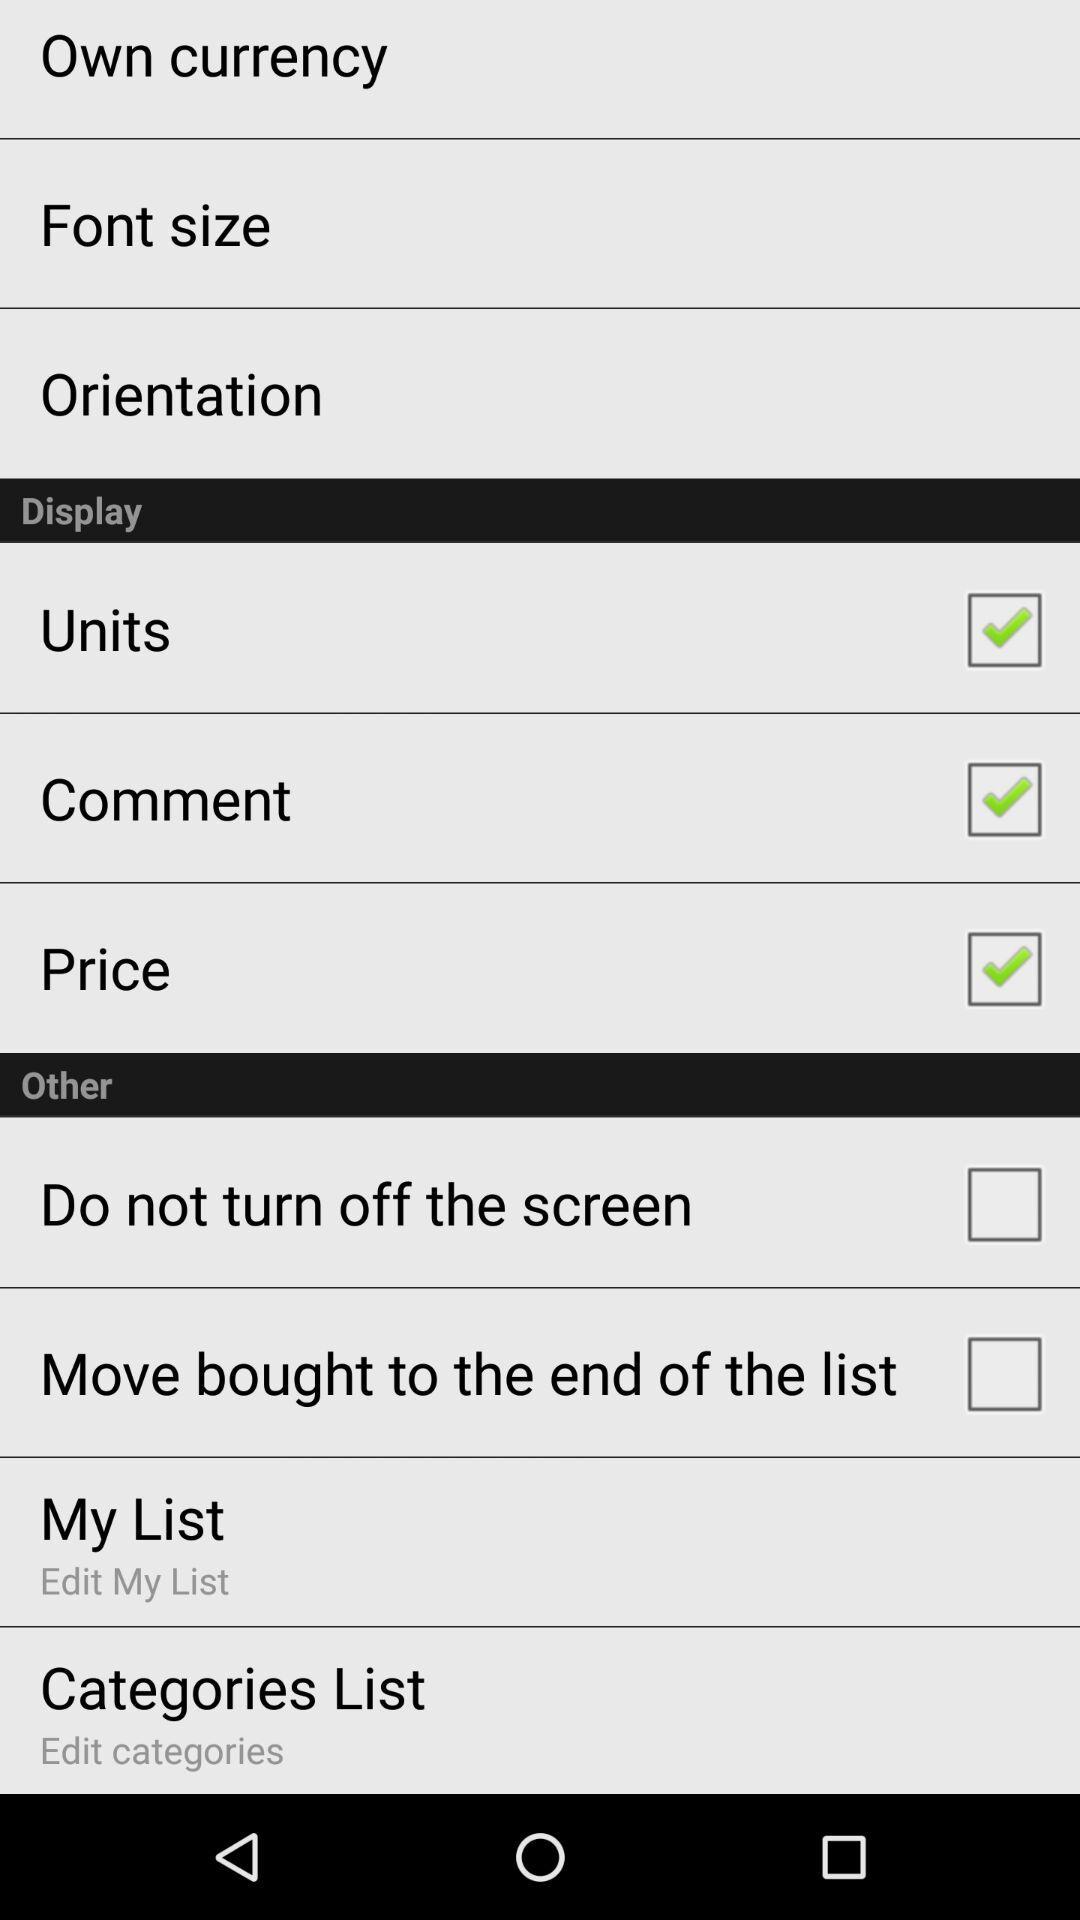  Describe the element at coordinates (105, 967) in the screenshot. I see `the icon below comment` at that location.